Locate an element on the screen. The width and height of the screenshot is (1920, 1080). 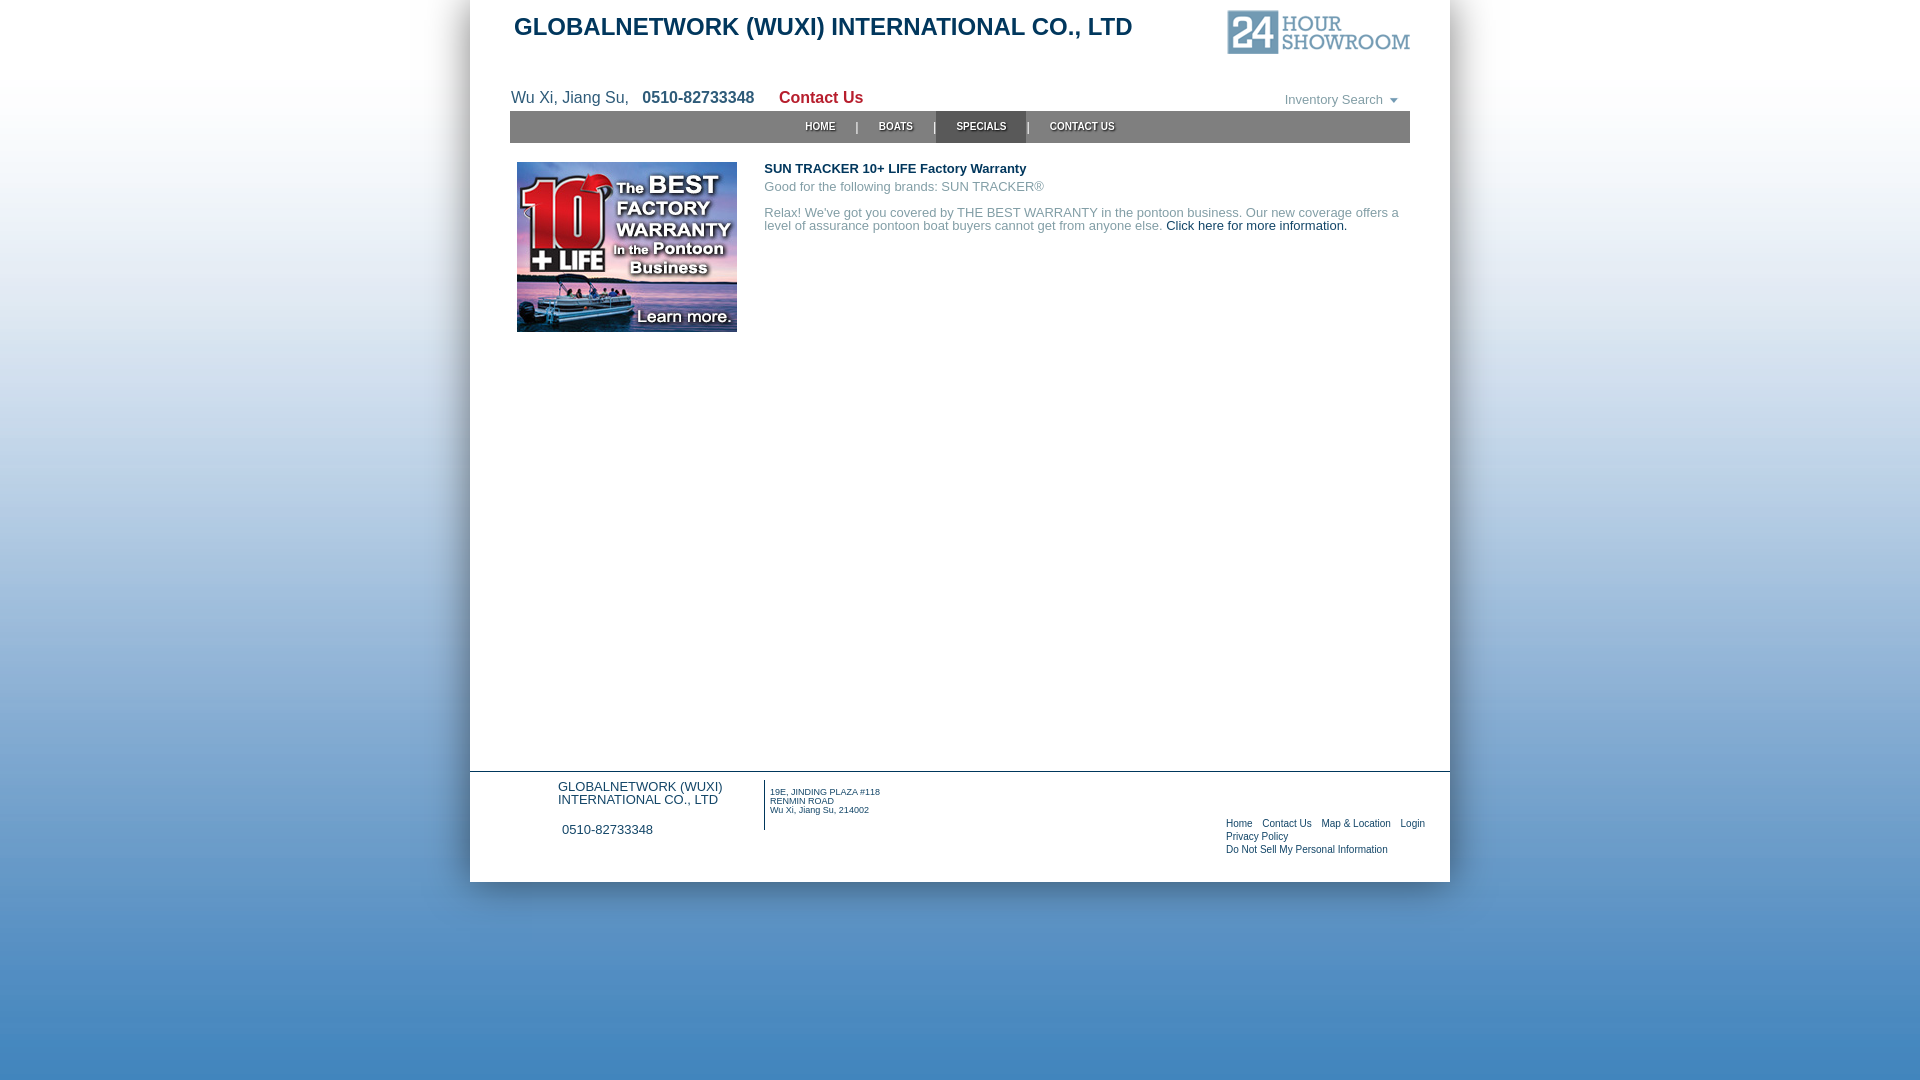
'Home' is located at coordinates (1238, 823).